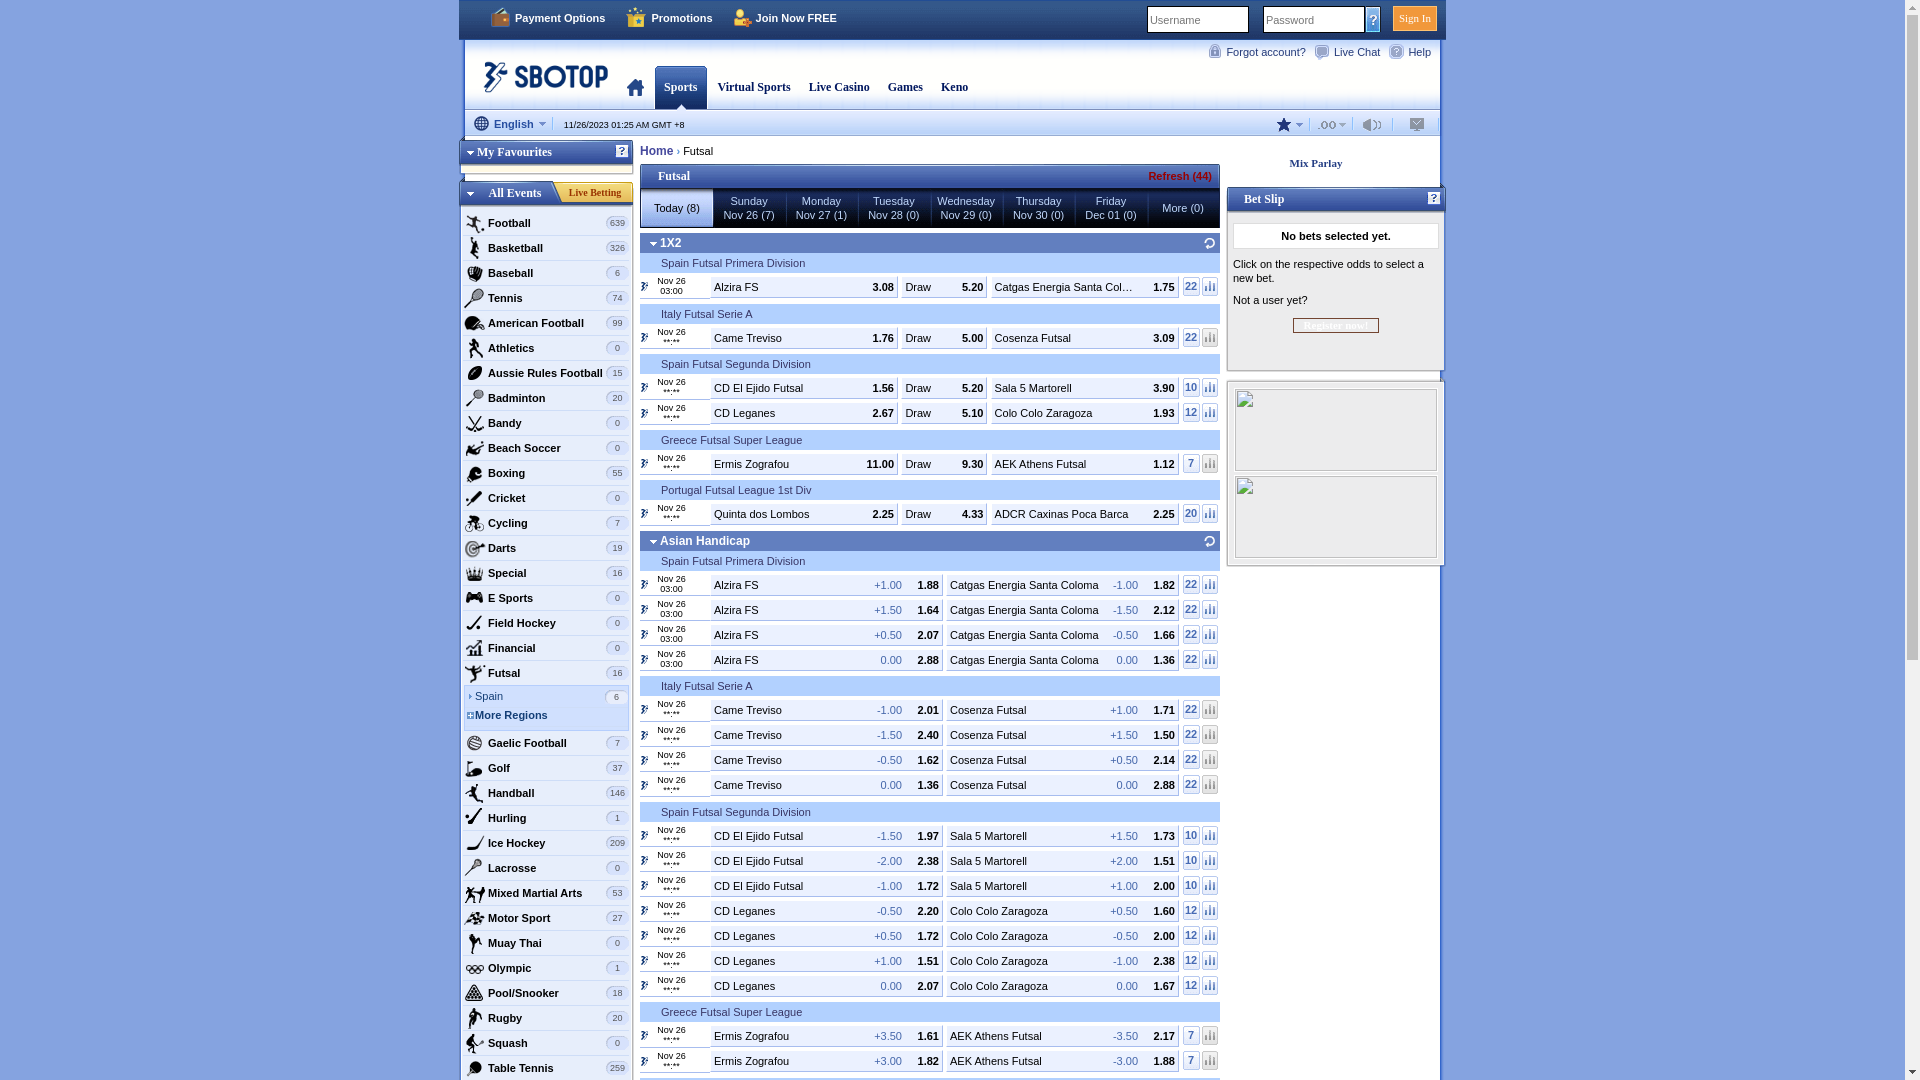 Image resolution: width=1920 pixels, height=1080 pixels. What do you see at coordinates (1061, 910) in the screenshot?
I see `'1.60` at bounding box center [1061, 910].